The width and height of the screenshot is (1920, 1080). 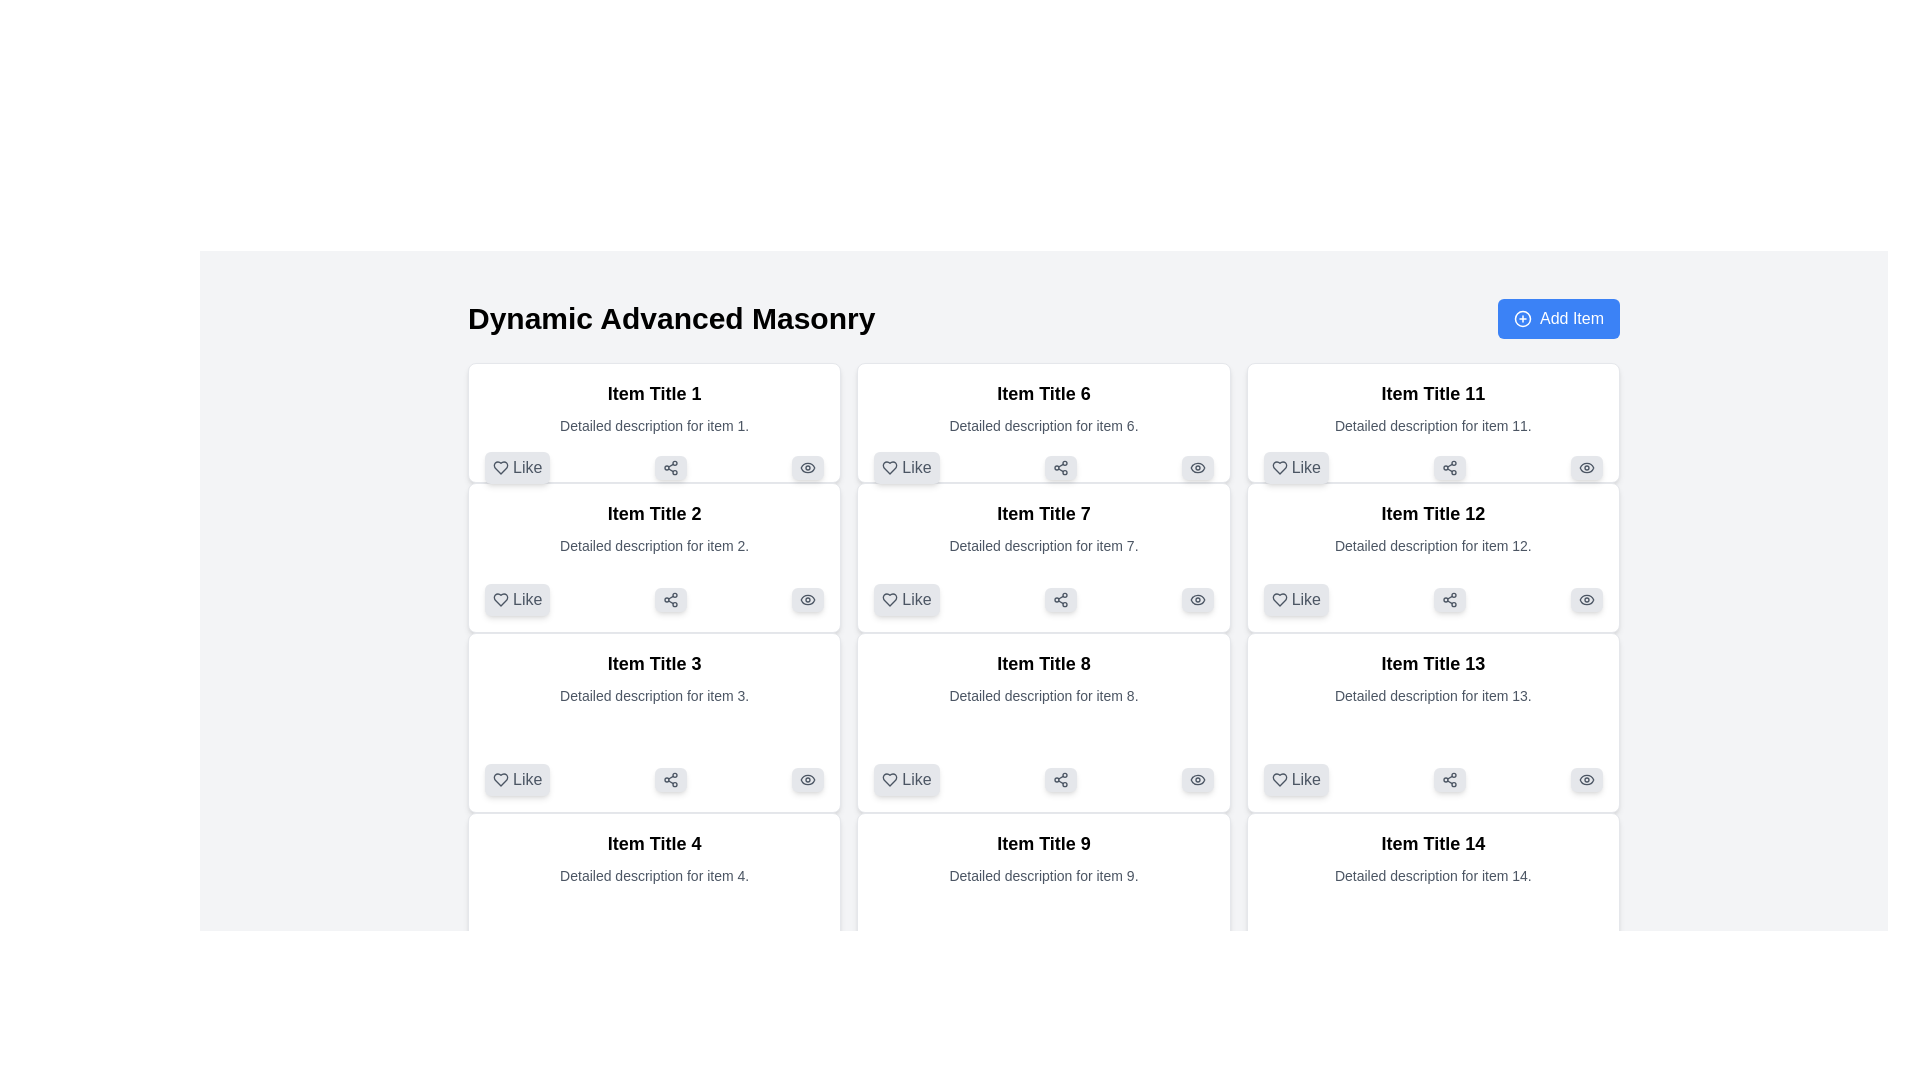 What do you see at coordinates (1042, 599) in the screenshot?
I see `the share button located in the second row of the interface within the card titled 'Item Title 7', which is the second button in a row of three buttons at the bottom of the card` at bounding box center [1042, 599].